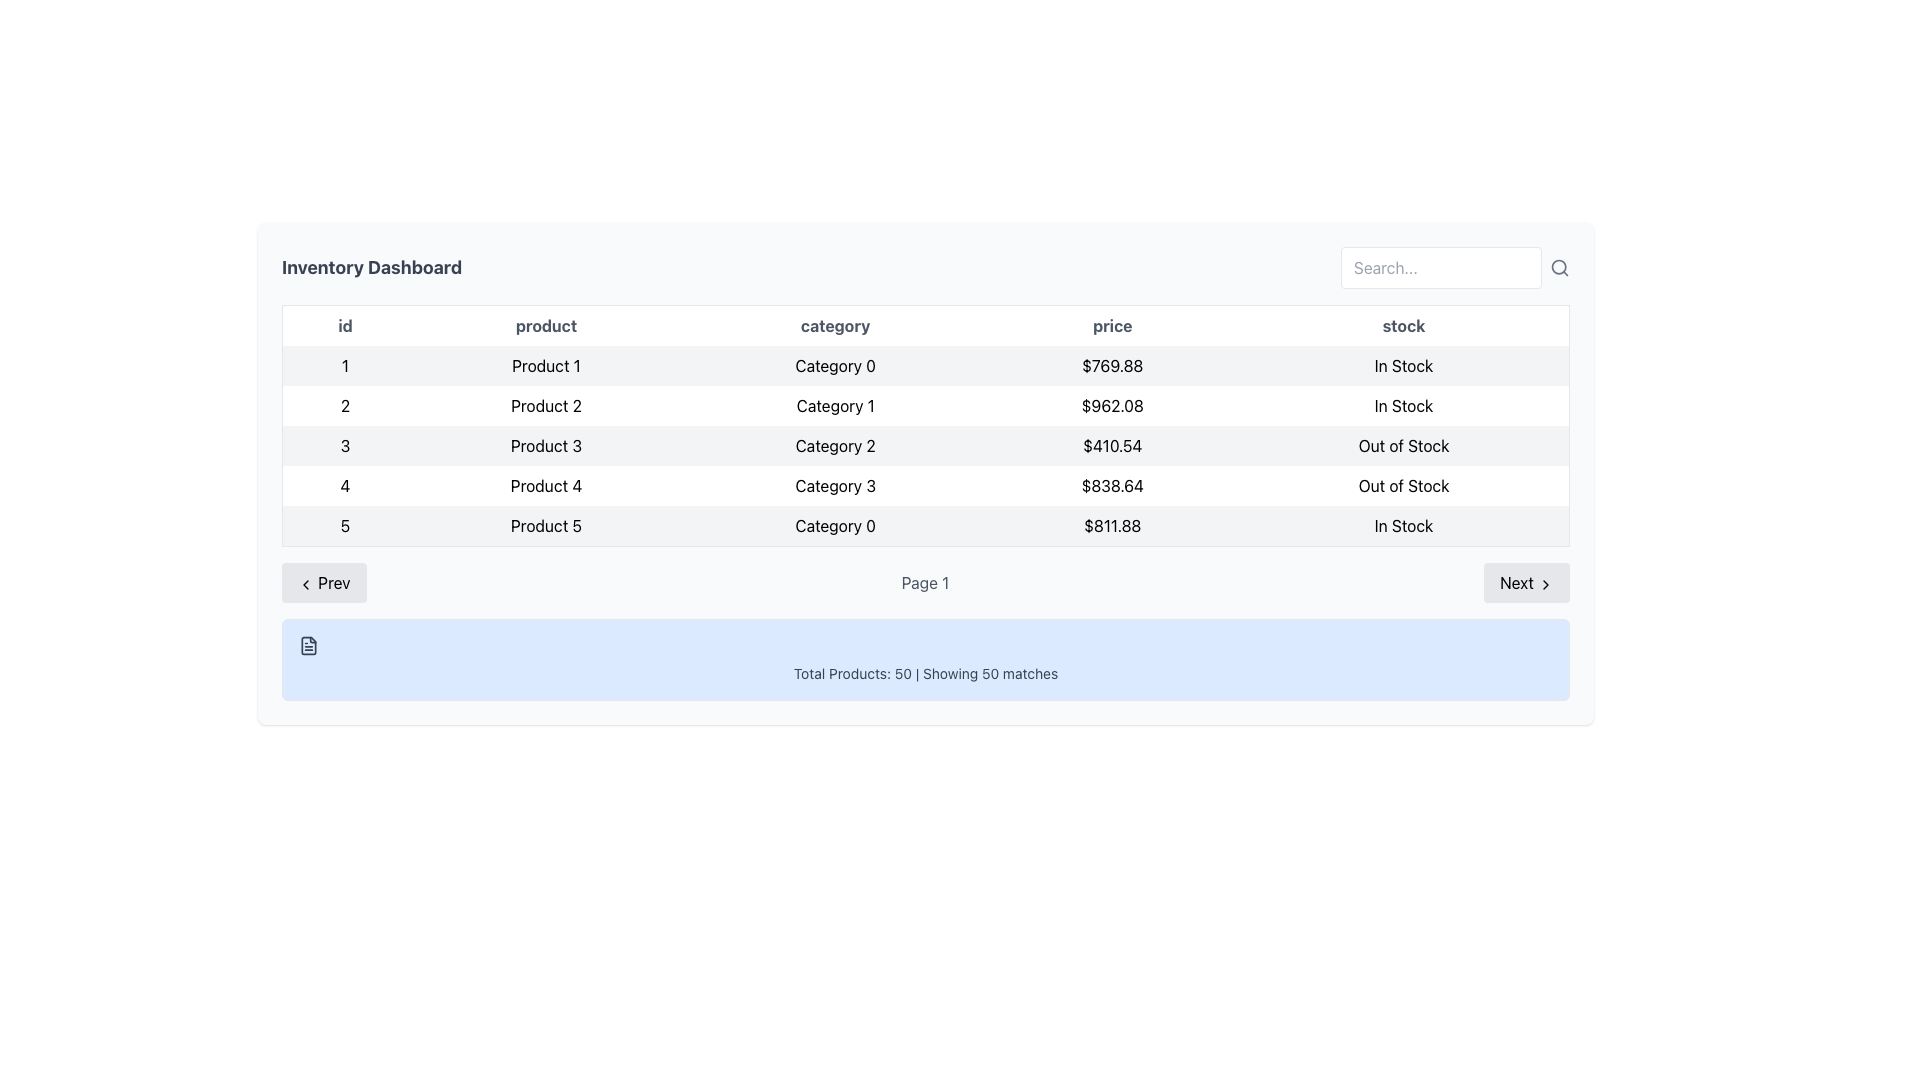  I want to click on the 'Category 2' text label within the table cell that is part of the row for 'Product 3' in the 'category' column, so click(835, 445).